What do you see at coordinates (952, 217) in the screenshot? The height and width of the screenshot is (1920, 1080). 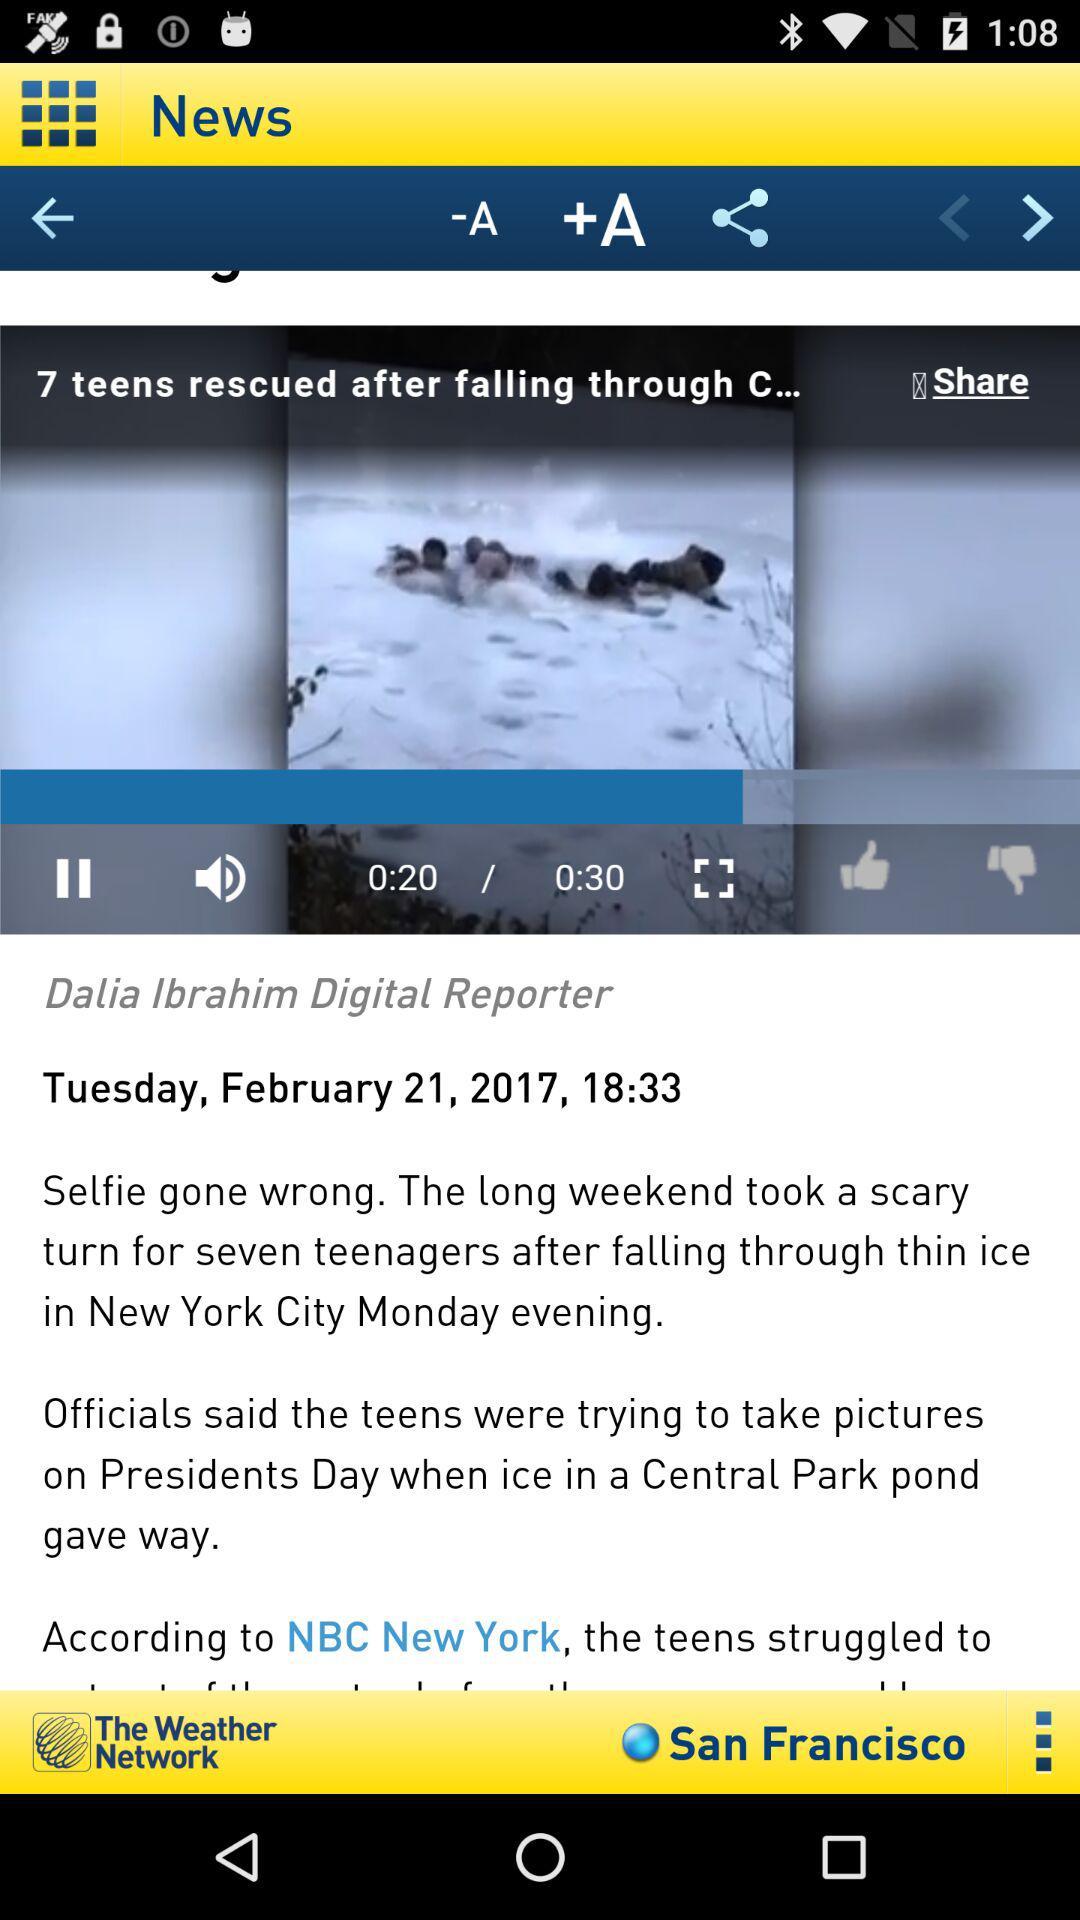 I see `back` at bounding box center [952, 217].